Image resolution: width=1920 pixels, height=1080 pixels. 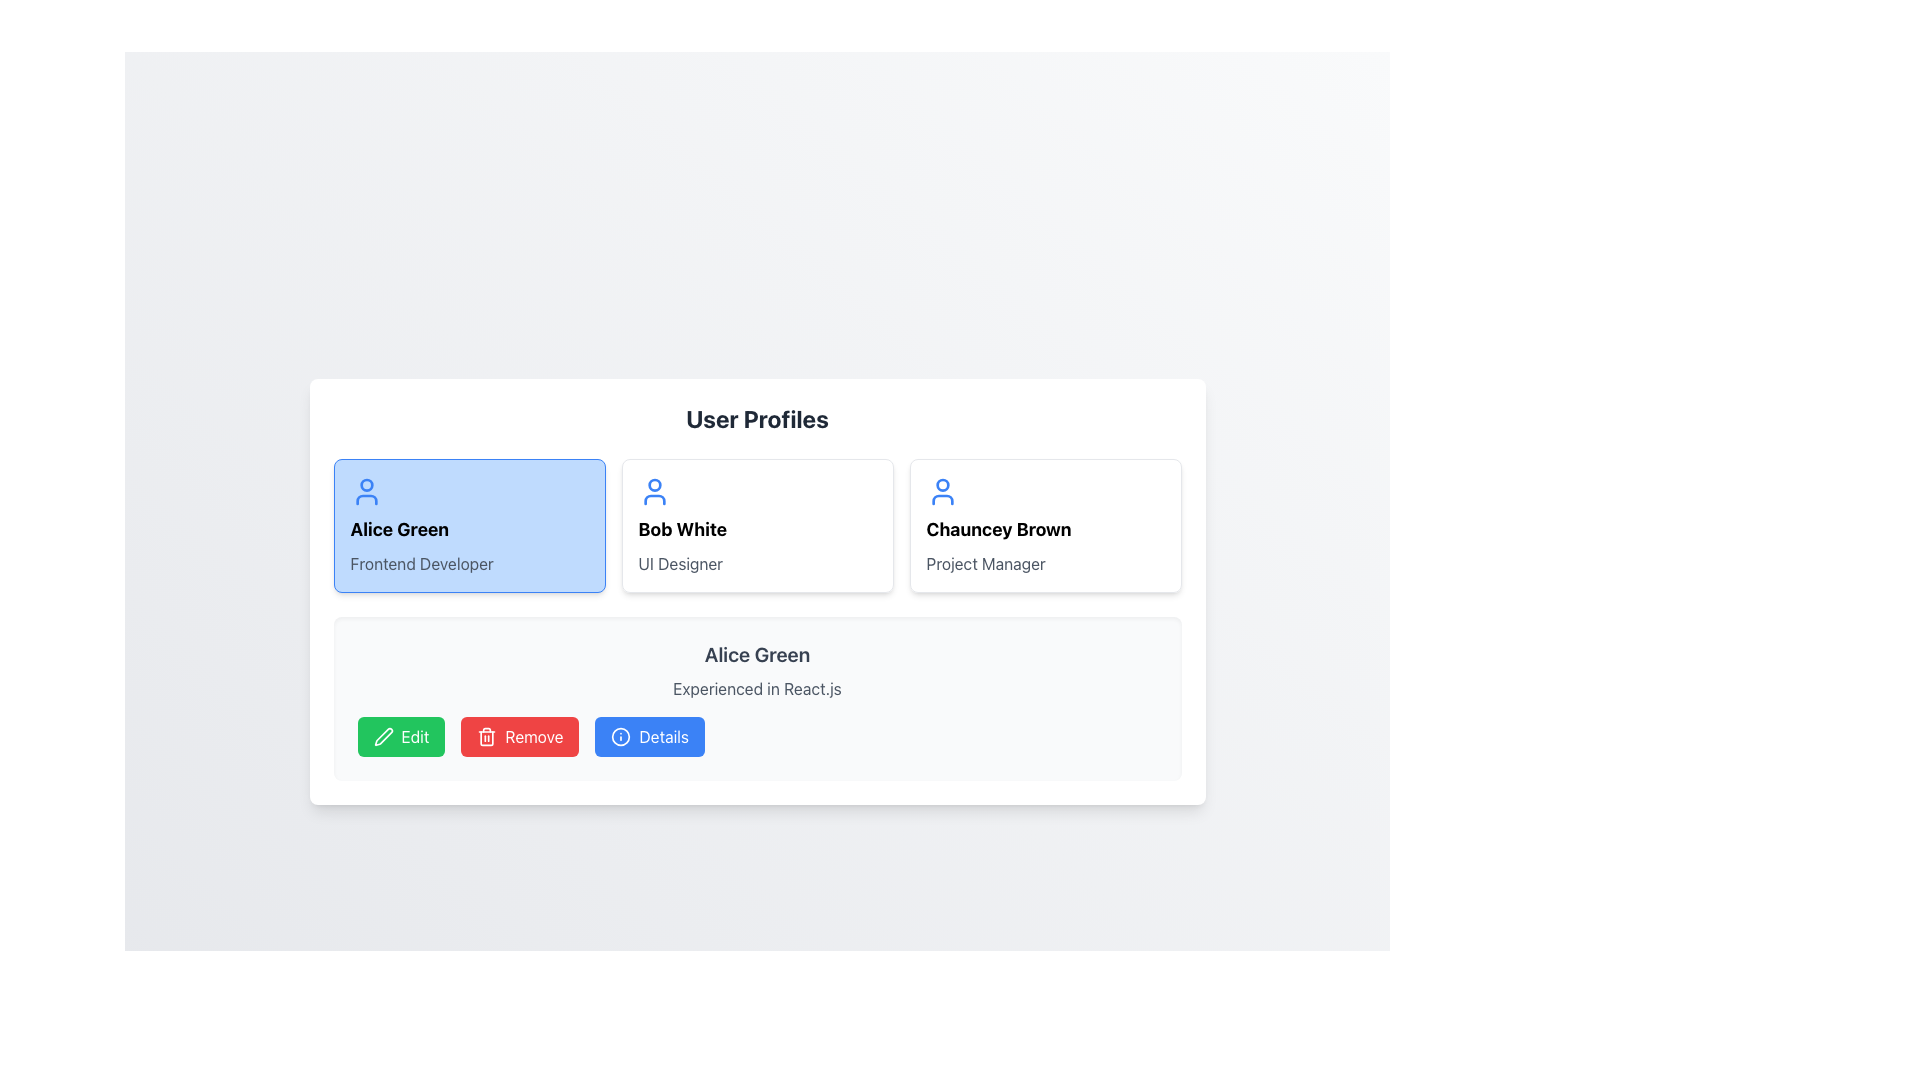 I want to click on the 'Edit' icon, which is a green button located at the bottom section of the interface, so click(x=383, y=736).